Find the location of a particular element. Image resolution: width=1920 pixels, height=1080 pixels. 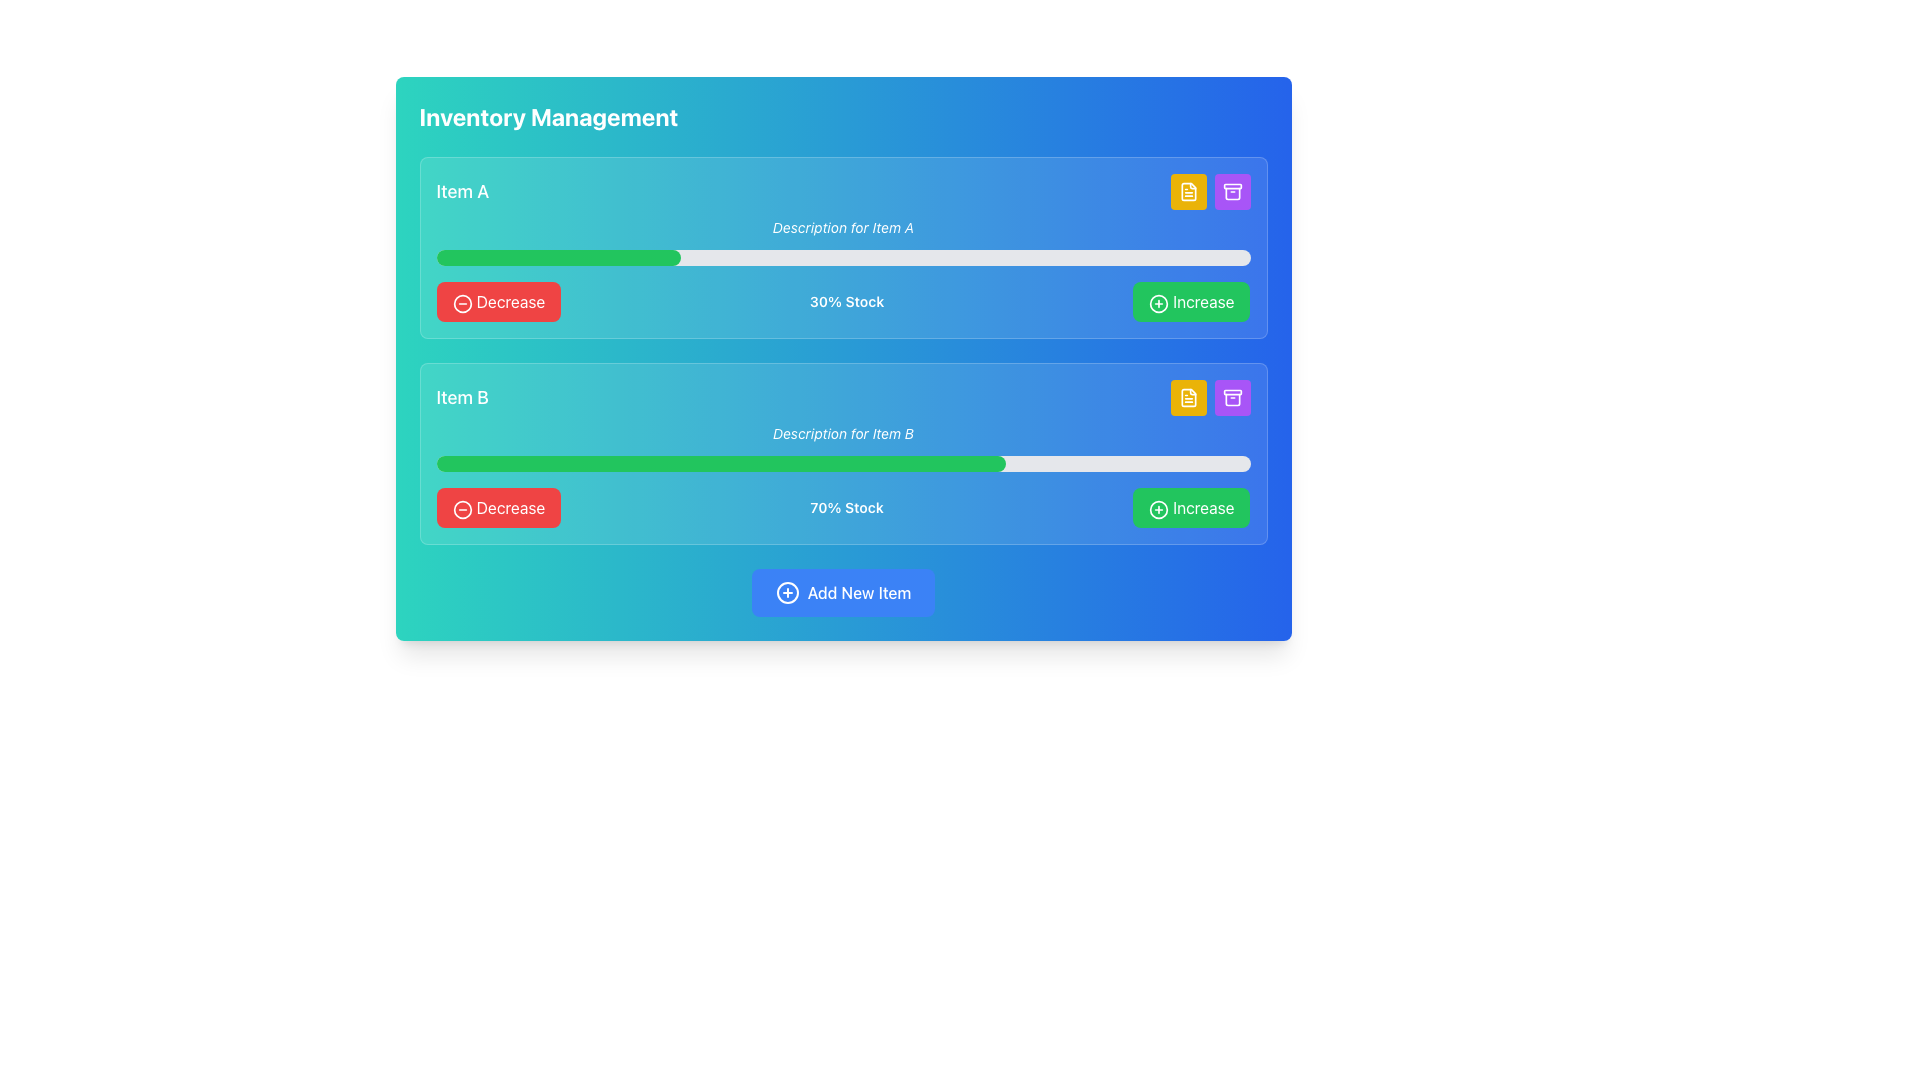

the small square button with rounded corners and a yellow background that features an icon resembling a text file, located to the far right within the control panel for 'Item A' is located at coordinates (1188, 192).